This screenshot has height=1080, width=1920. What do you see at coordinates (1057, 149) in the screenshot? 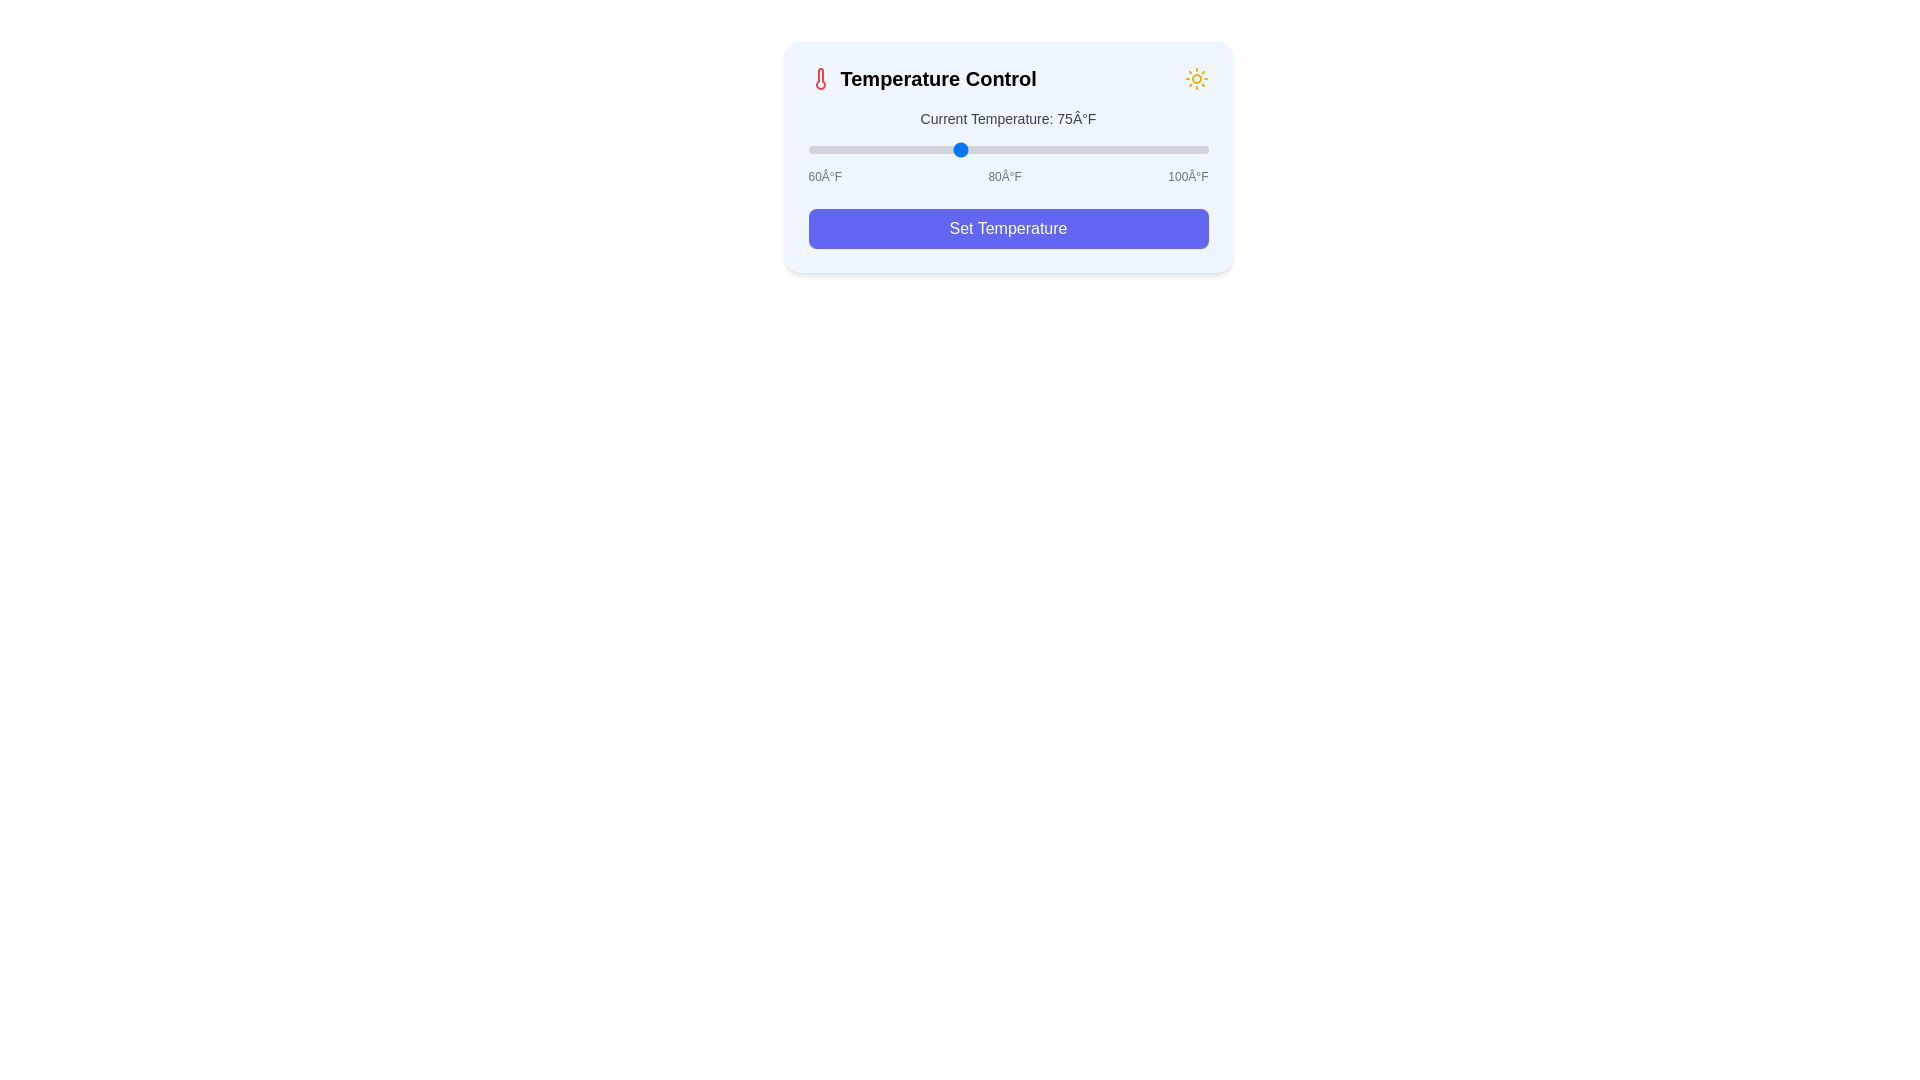
I see `the temperature` at bounding box center [1057, 149].